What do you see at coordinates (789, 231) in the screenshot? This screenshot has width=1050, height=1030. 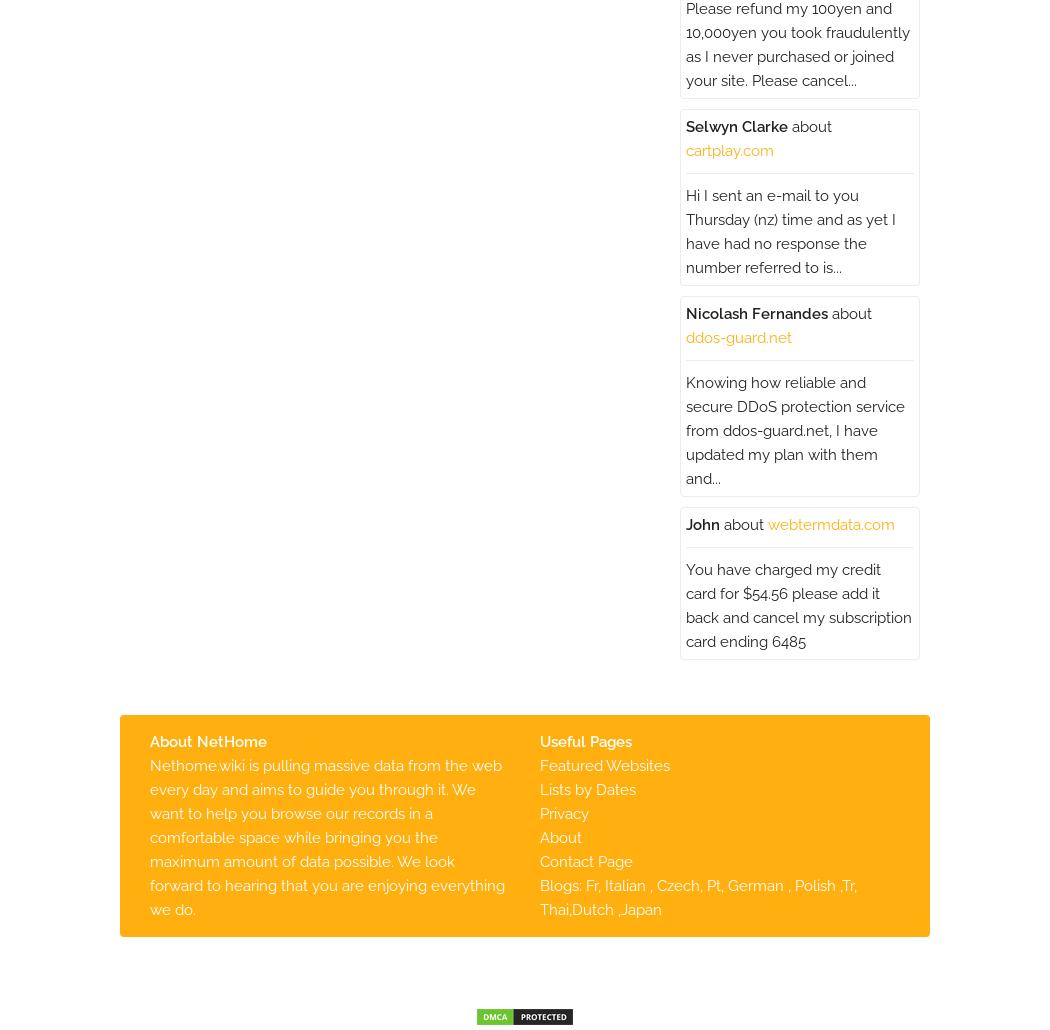 I see `'Hi I sent an e-mail to you Thursday (nz) time and as yet I have had no  response the number referred to is...'` at bounding box center [789, 231].